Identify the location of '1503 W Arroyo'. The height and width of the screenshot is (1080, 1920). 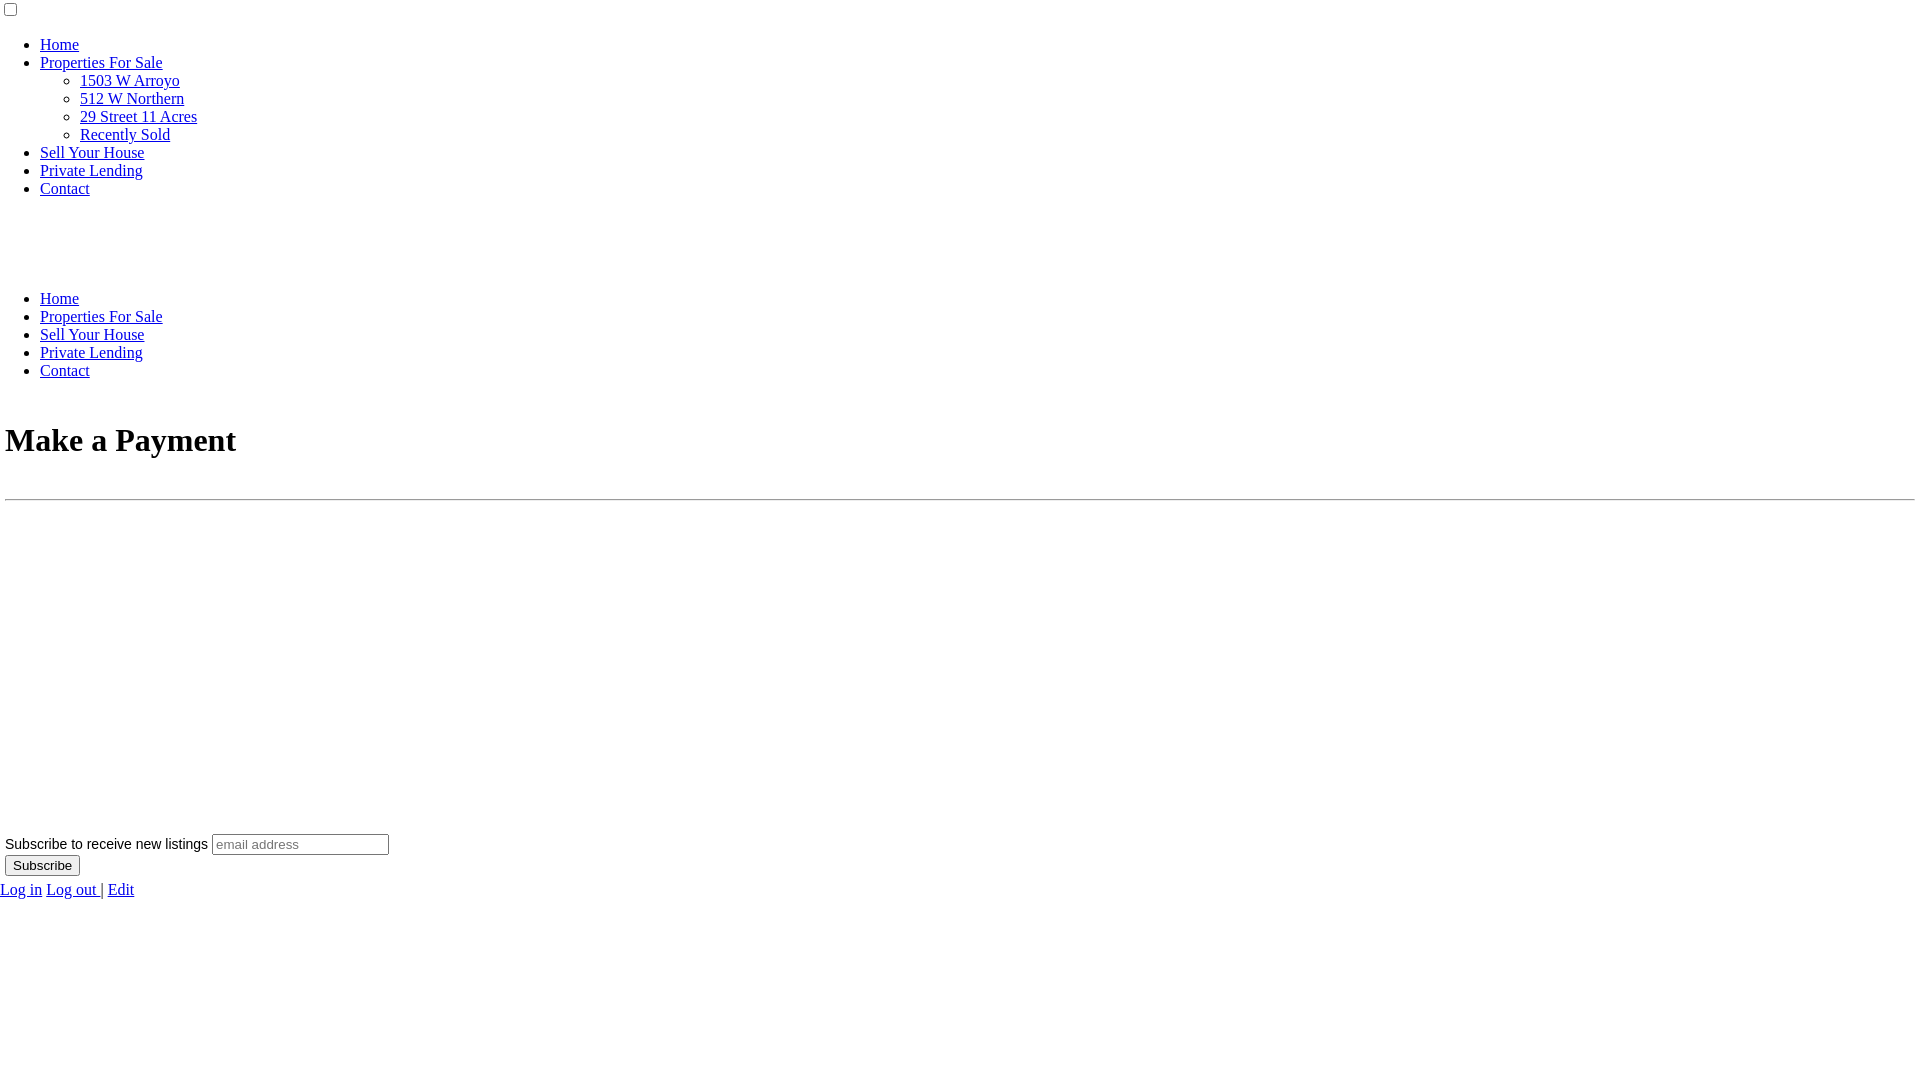
(128, 79).